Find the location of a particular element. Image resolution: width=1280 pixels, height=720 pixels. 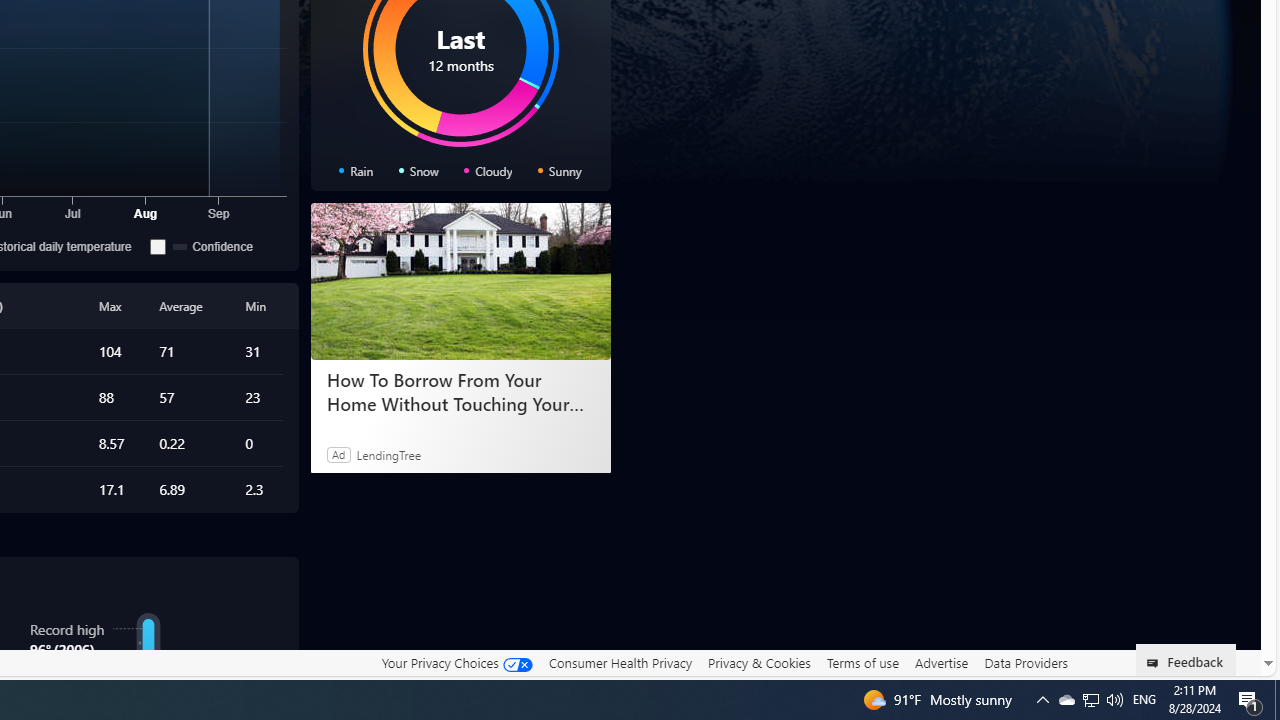

'Data Providers' is located at coordinates (1025, 662).